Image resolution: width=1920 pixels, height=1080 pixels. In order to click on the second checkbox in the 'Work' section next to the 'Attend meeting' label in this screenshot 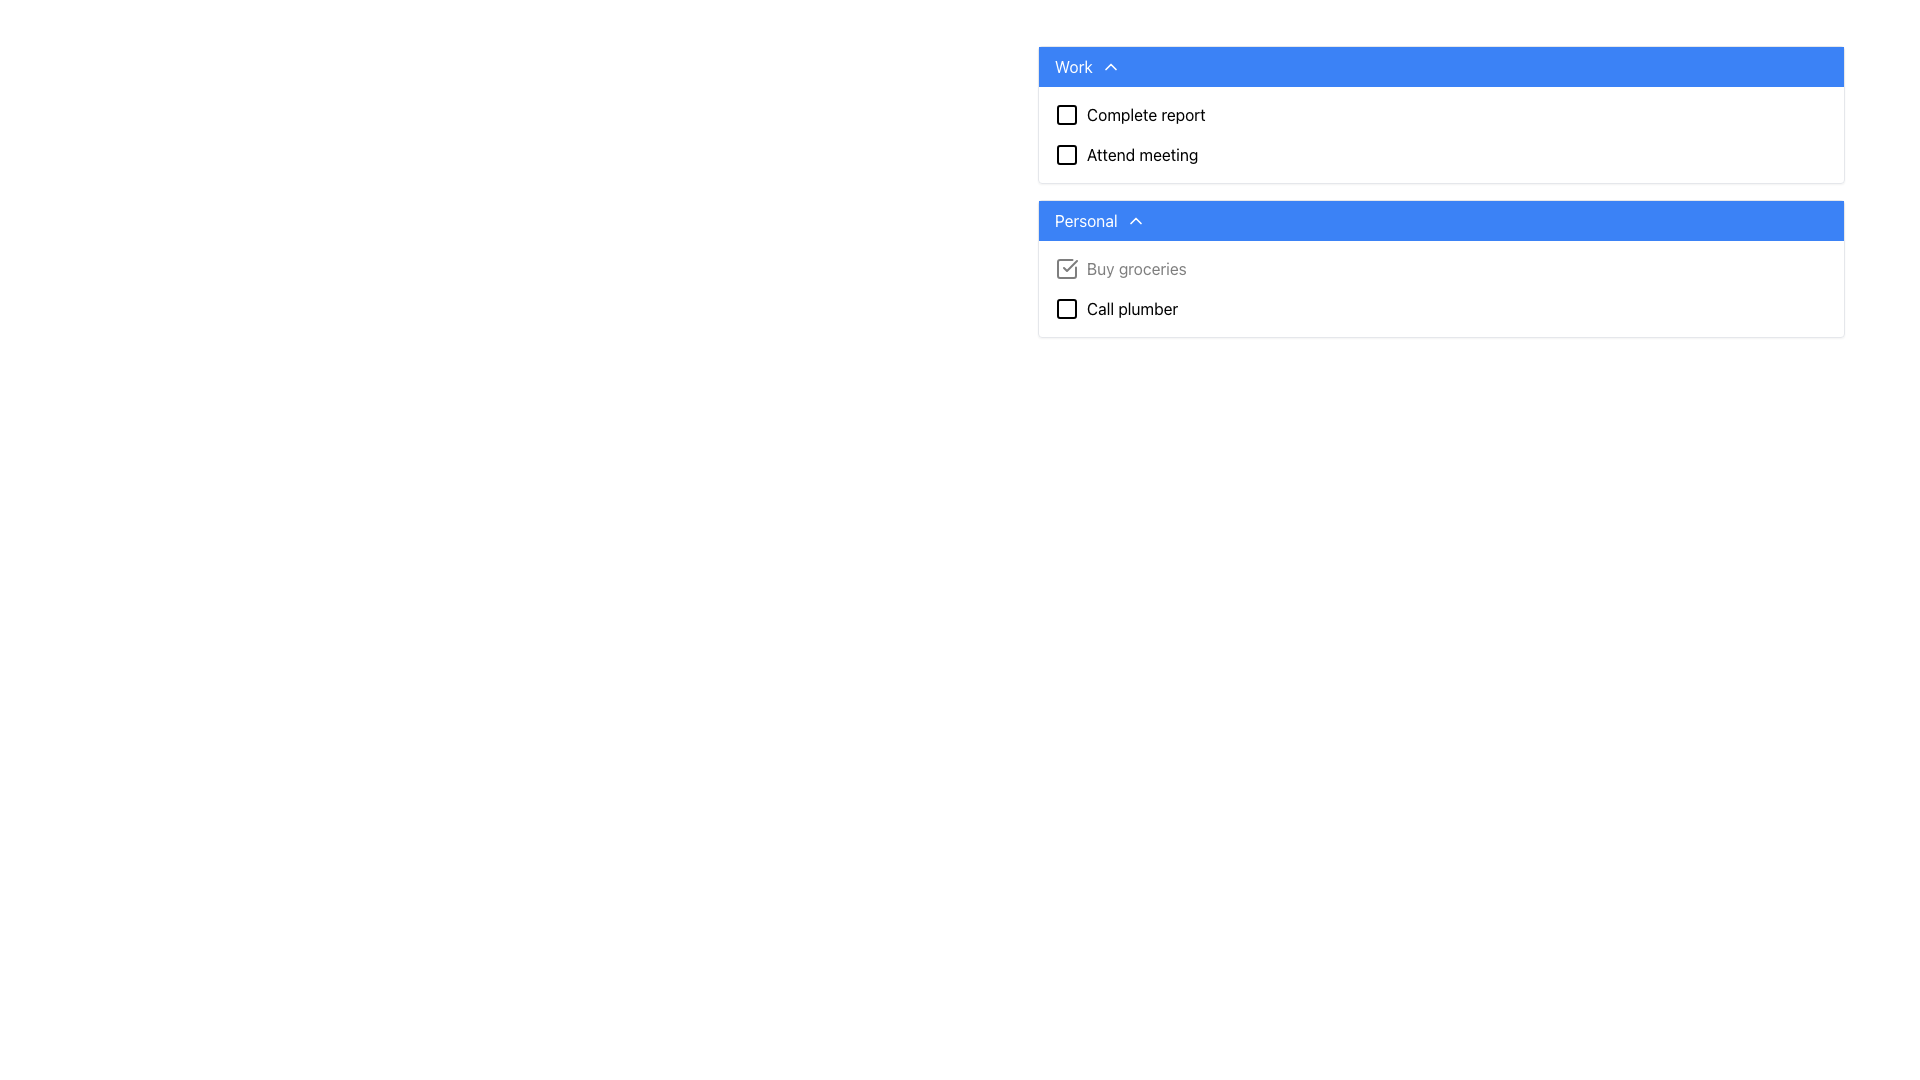, I will do `click(1065, 153)`.